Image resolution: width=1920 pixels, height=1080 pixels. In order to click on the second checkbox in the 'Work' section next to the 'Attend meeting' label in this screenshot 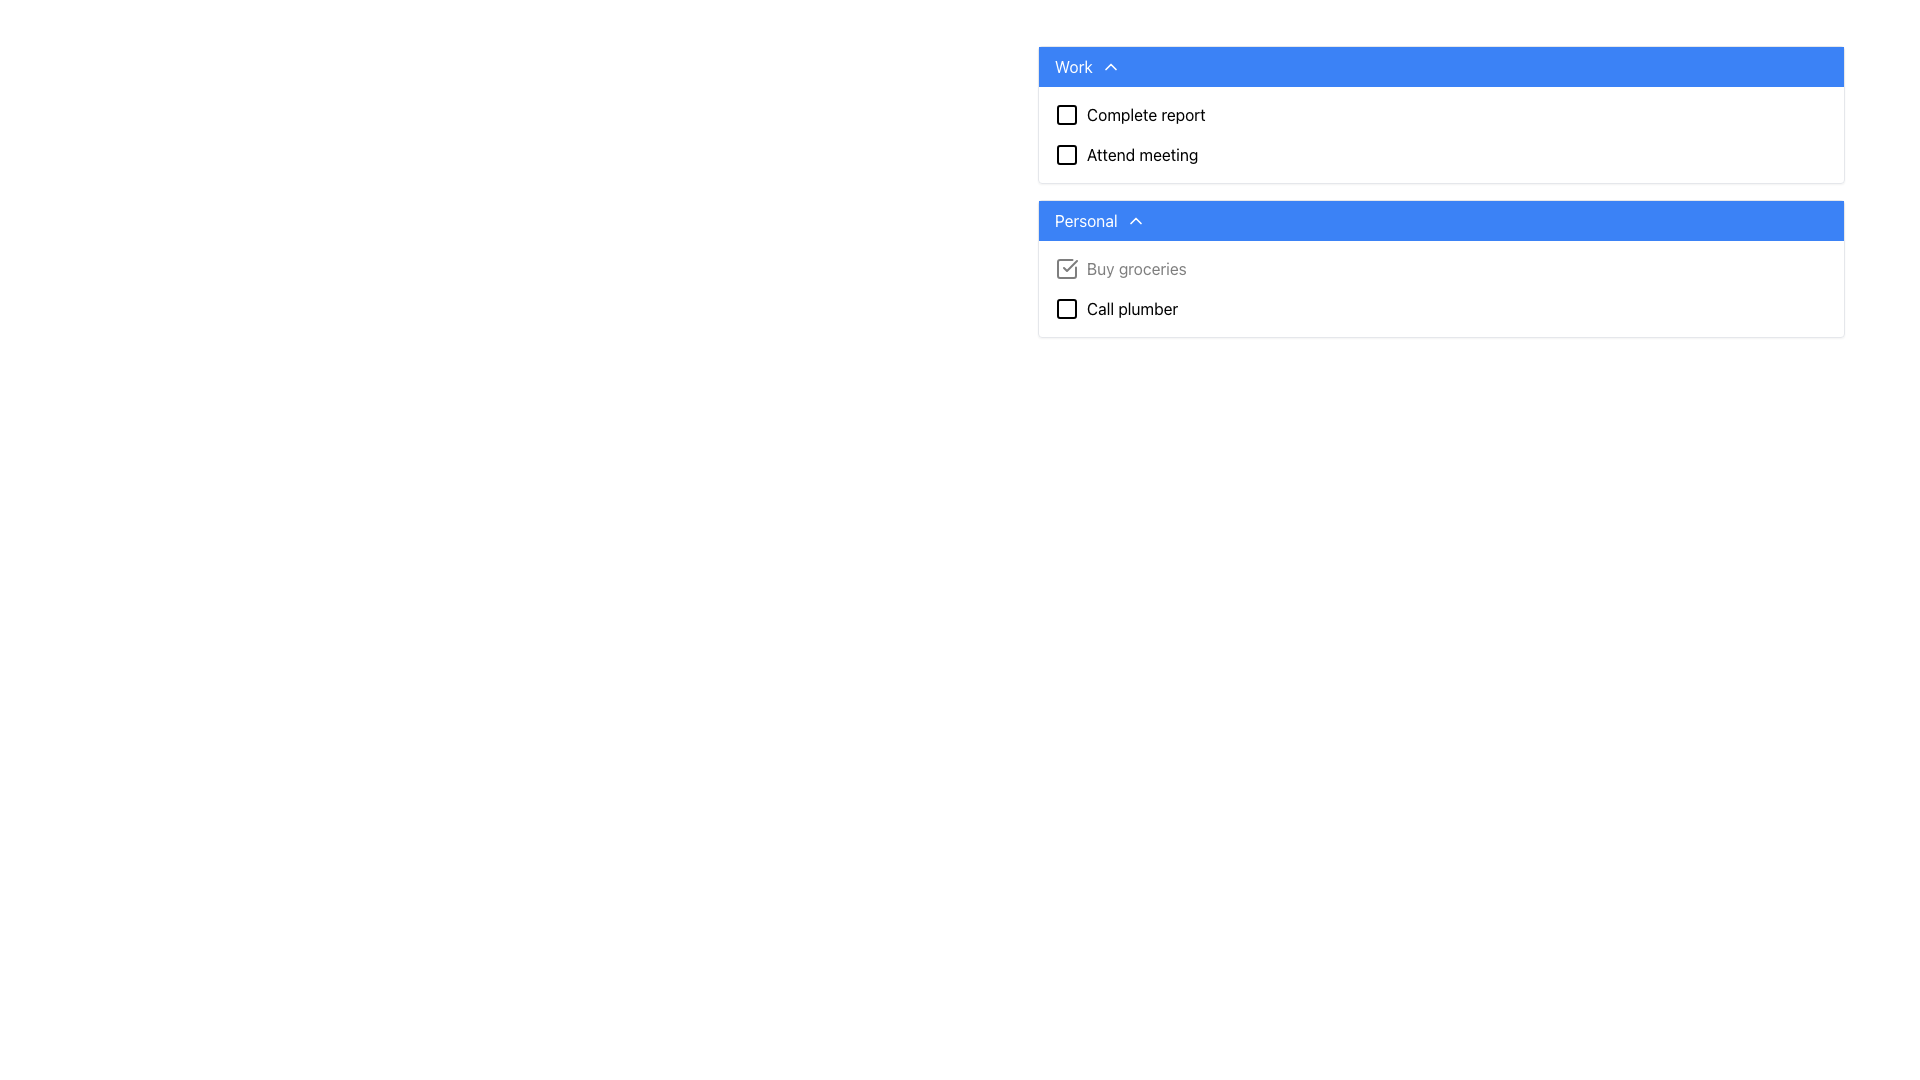, I will do `click(1065, 153)`.